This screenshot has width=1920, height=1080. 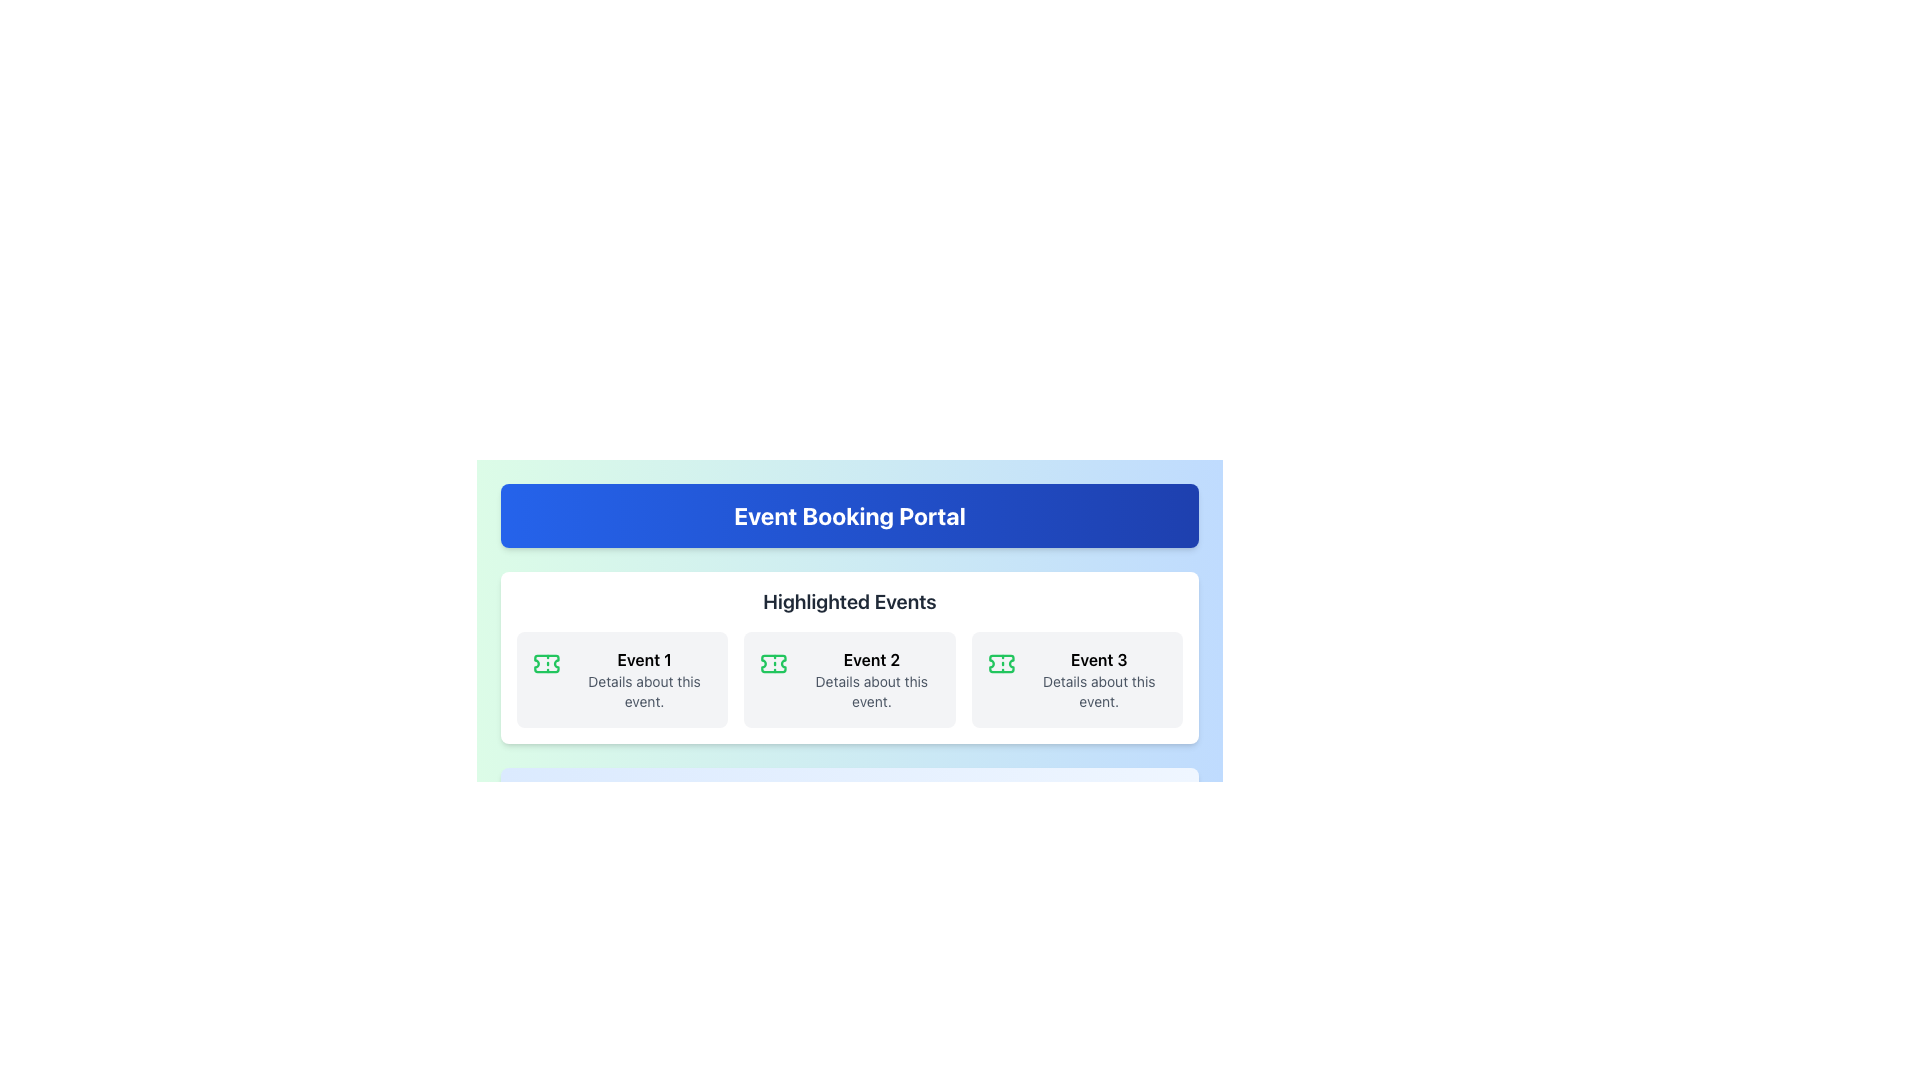 What do you see at coordinates (849, 515) in the screenshot?
I see `the text label 'Event Booking Portal' which is a bold, large white text on a gradient background located at the upper section of the interface` at bounding box center [849, 515].